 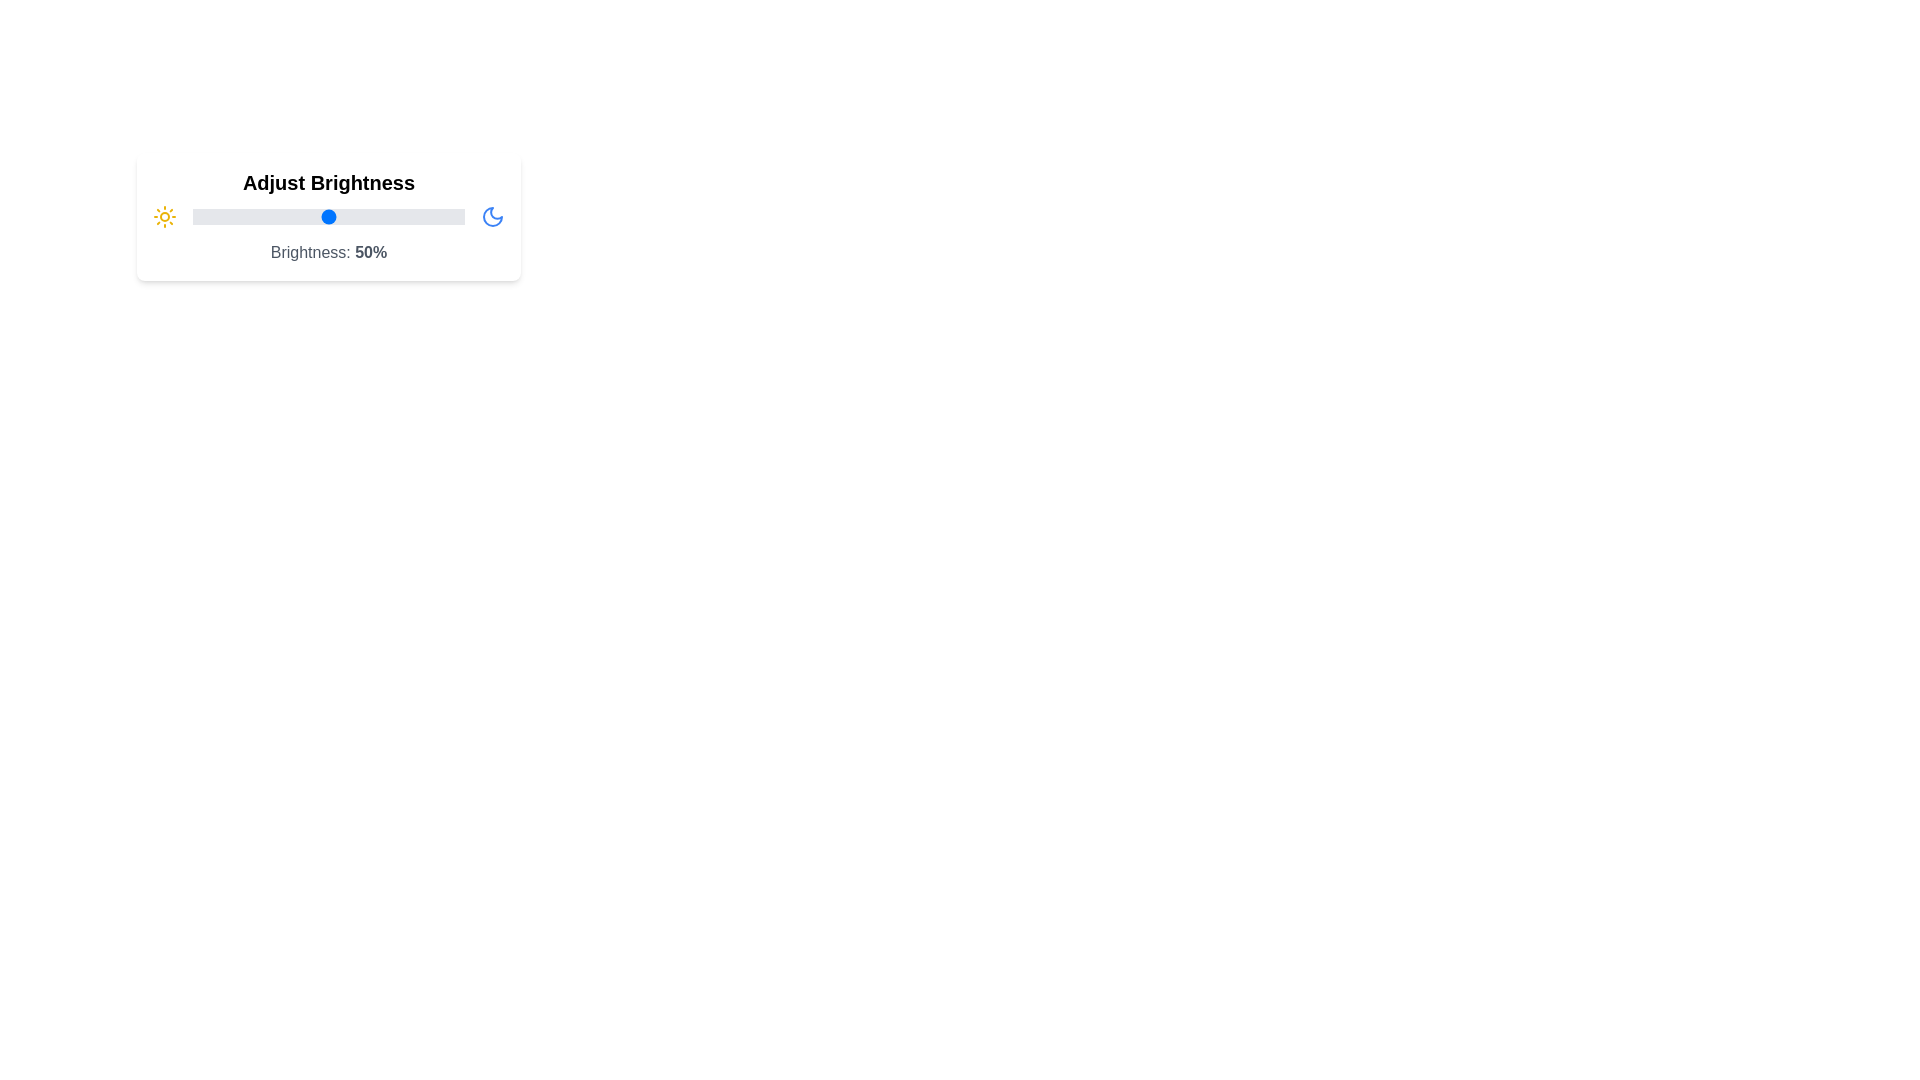 I want to click on the moon icon, so click(x=493, y=216).